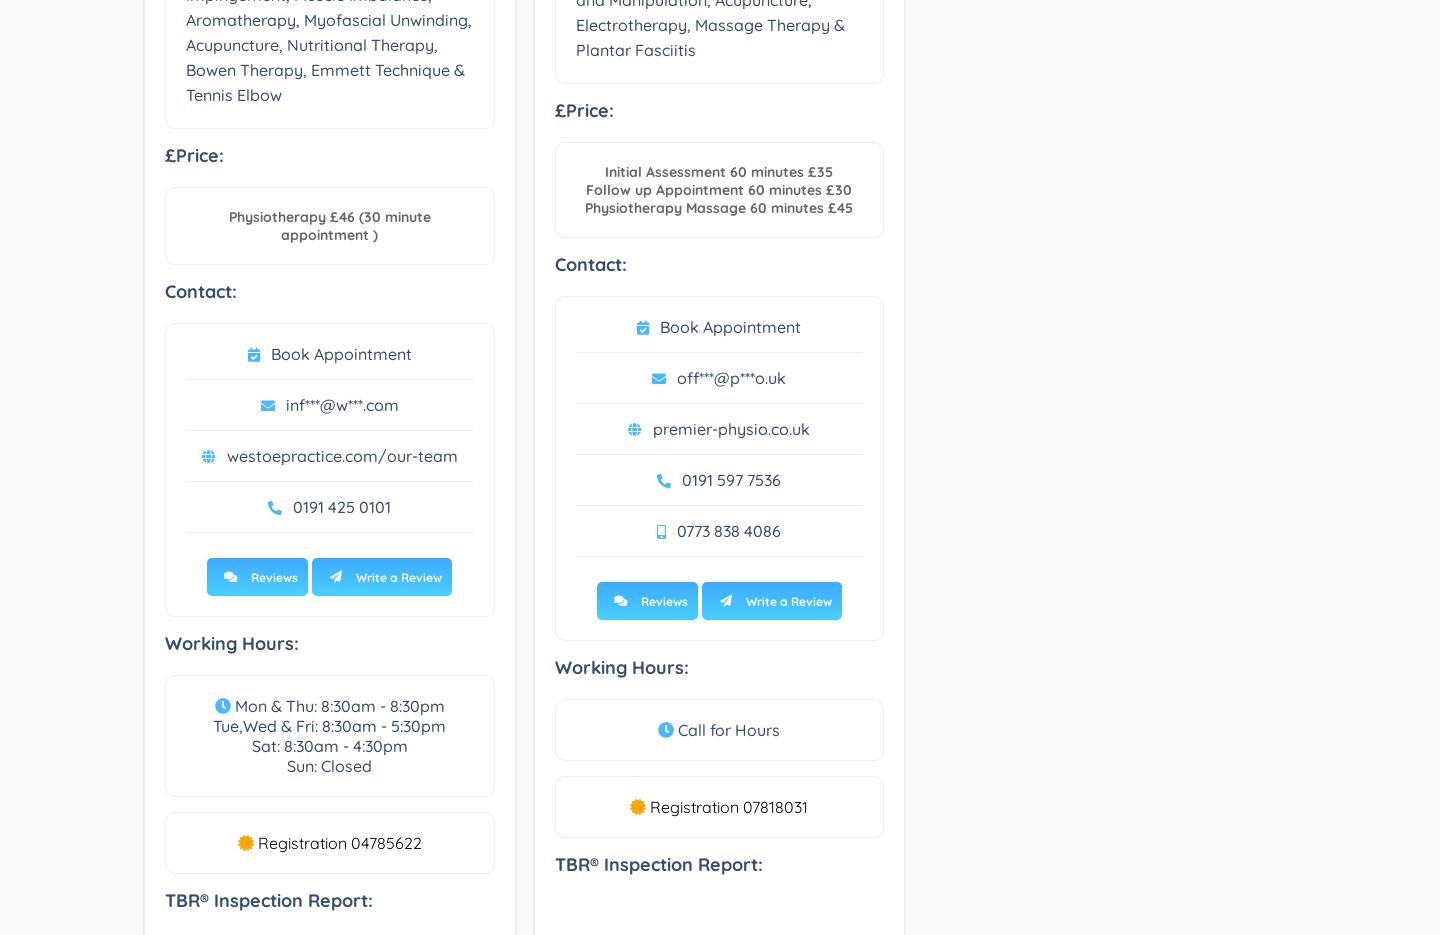  I want to click on 'Mon & Thu: 8:30am - 8:30pm', so click(336, 705).